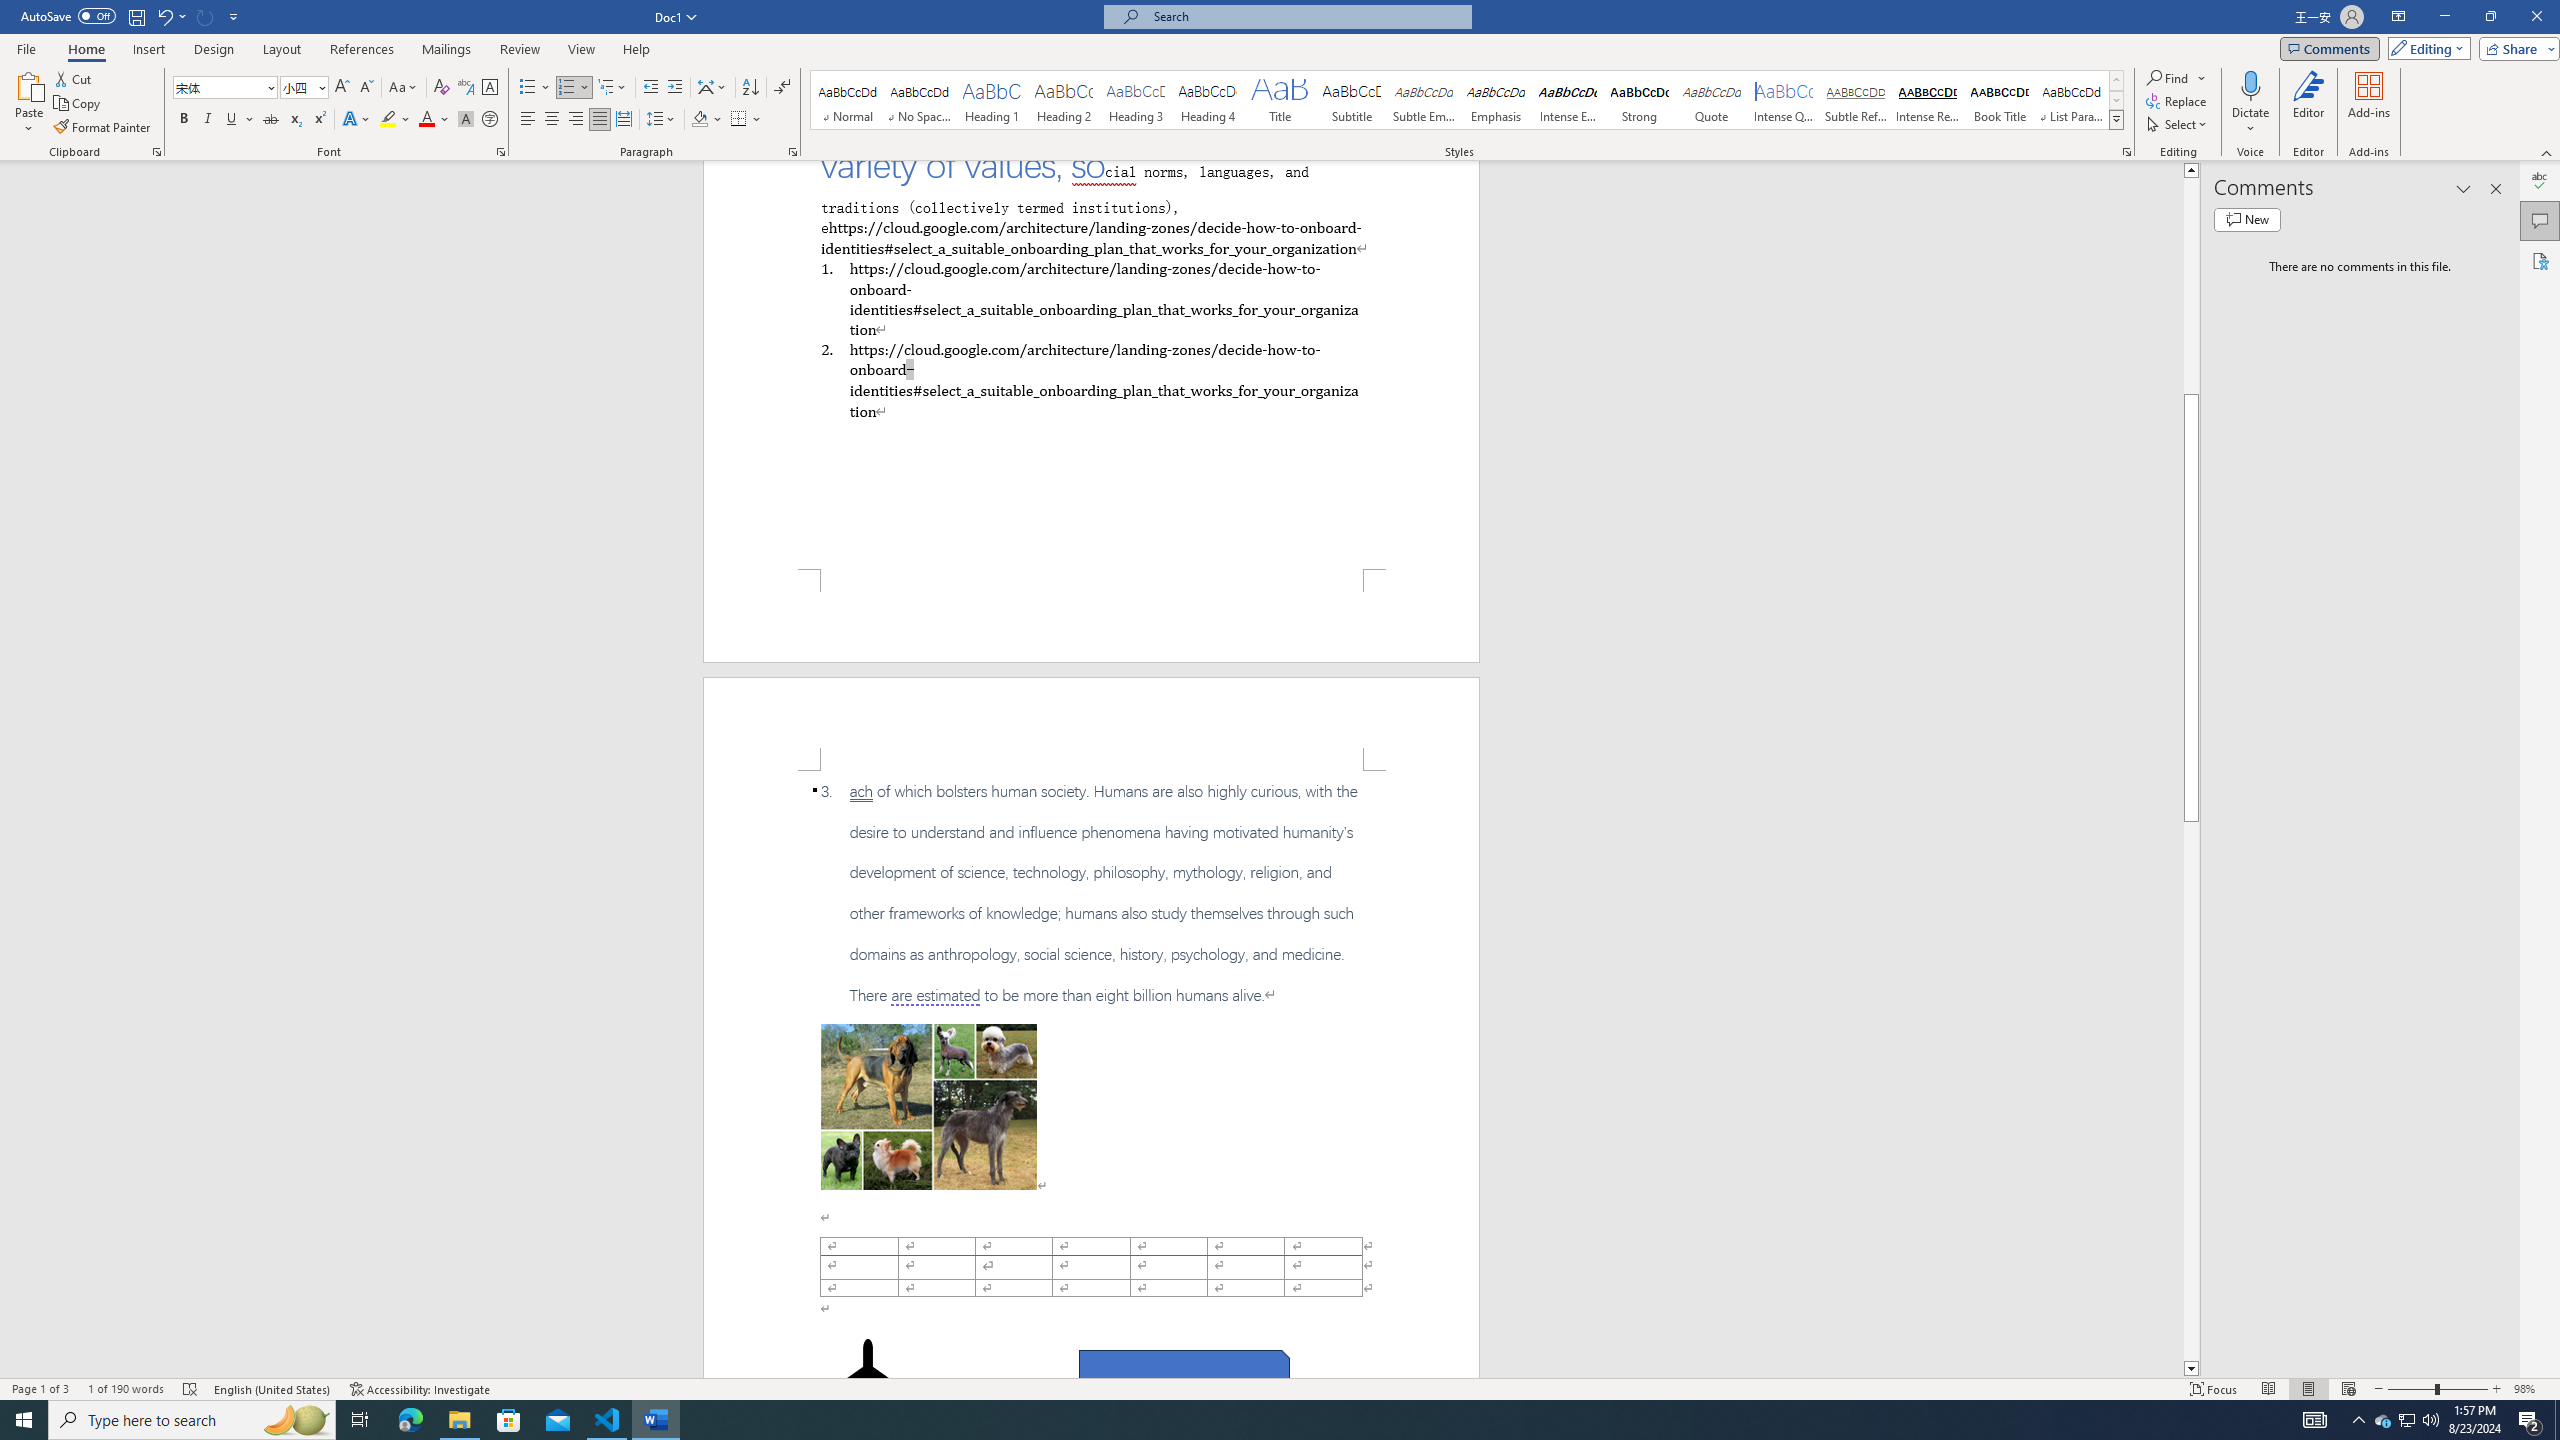 This screenshot has width=2560, height=1440. I want to click on 'Font...', so click(501, 150).